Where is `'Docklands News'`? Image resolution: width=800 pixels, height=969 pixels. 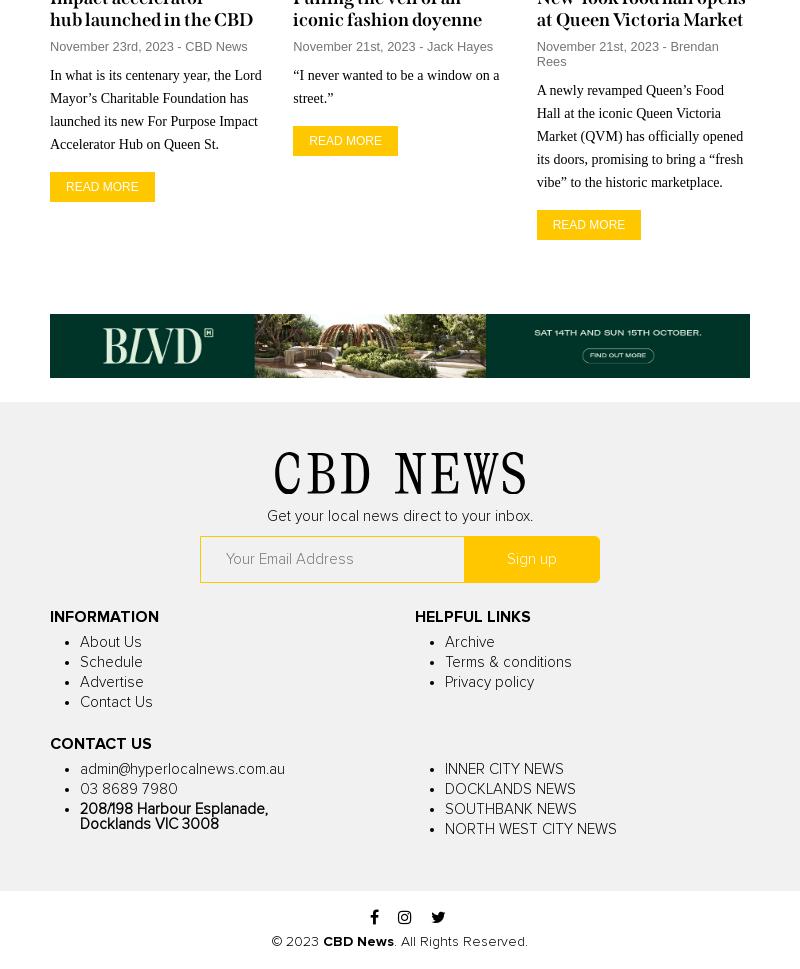
'Docklands News' is located at coordinates (509, 788).